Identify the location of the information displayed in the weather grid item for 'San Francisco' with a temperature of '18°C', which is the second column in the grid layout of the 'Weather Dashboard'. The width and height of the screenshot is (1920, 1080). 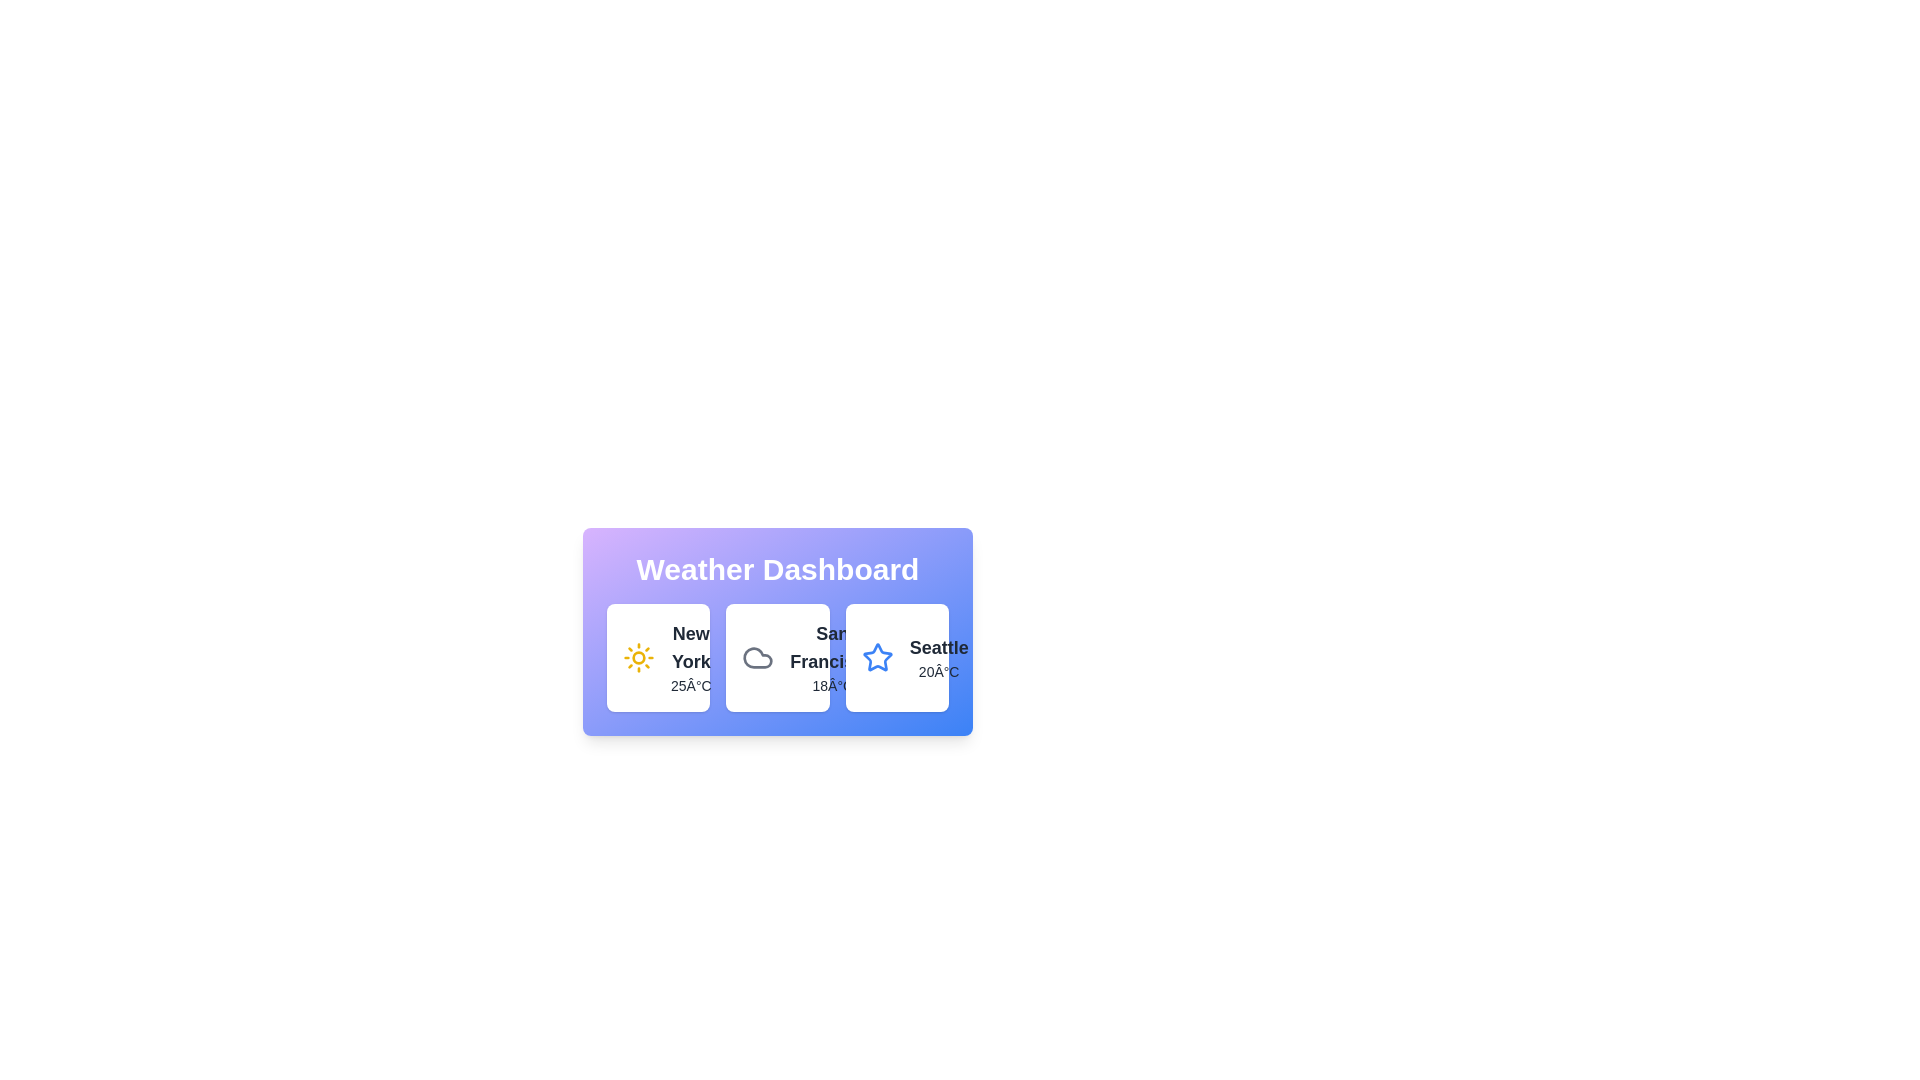
(776, 658).